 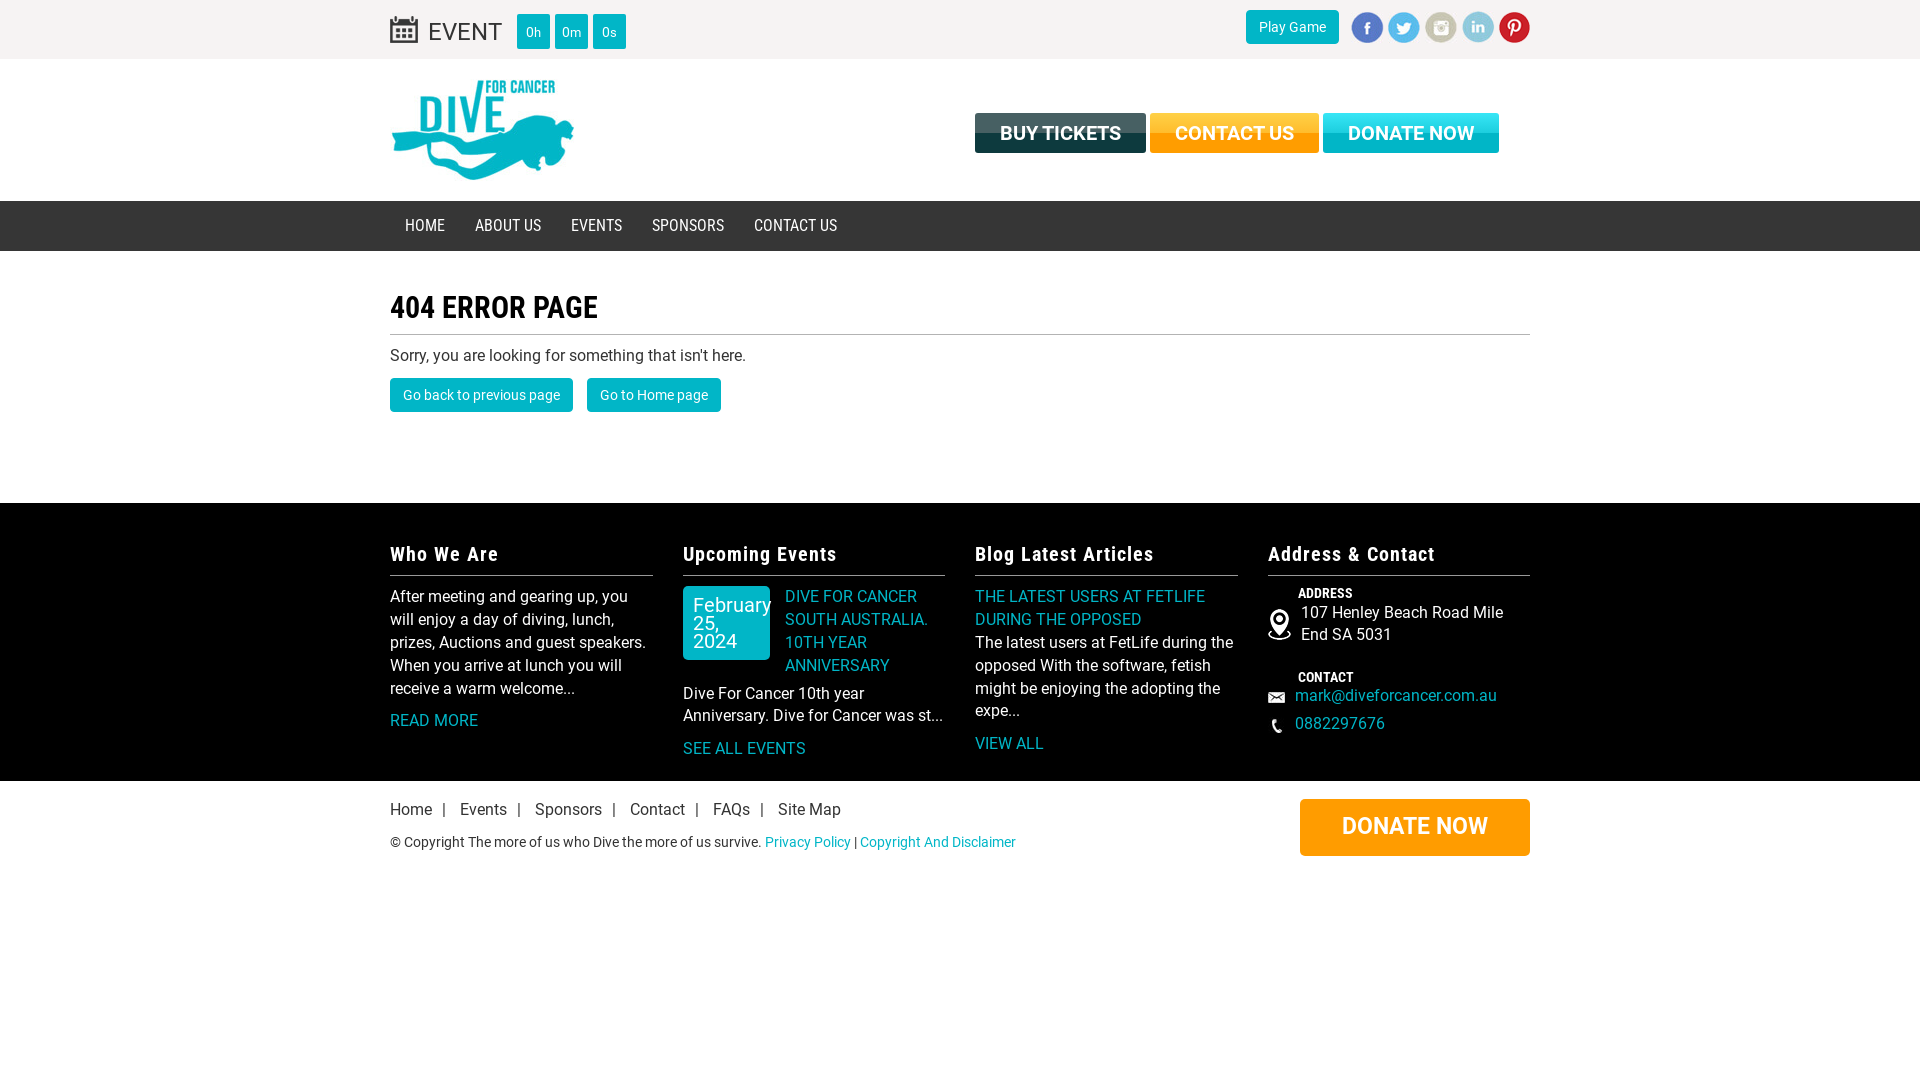 I want to click on '0882297676', so click(x=1294, y=723).